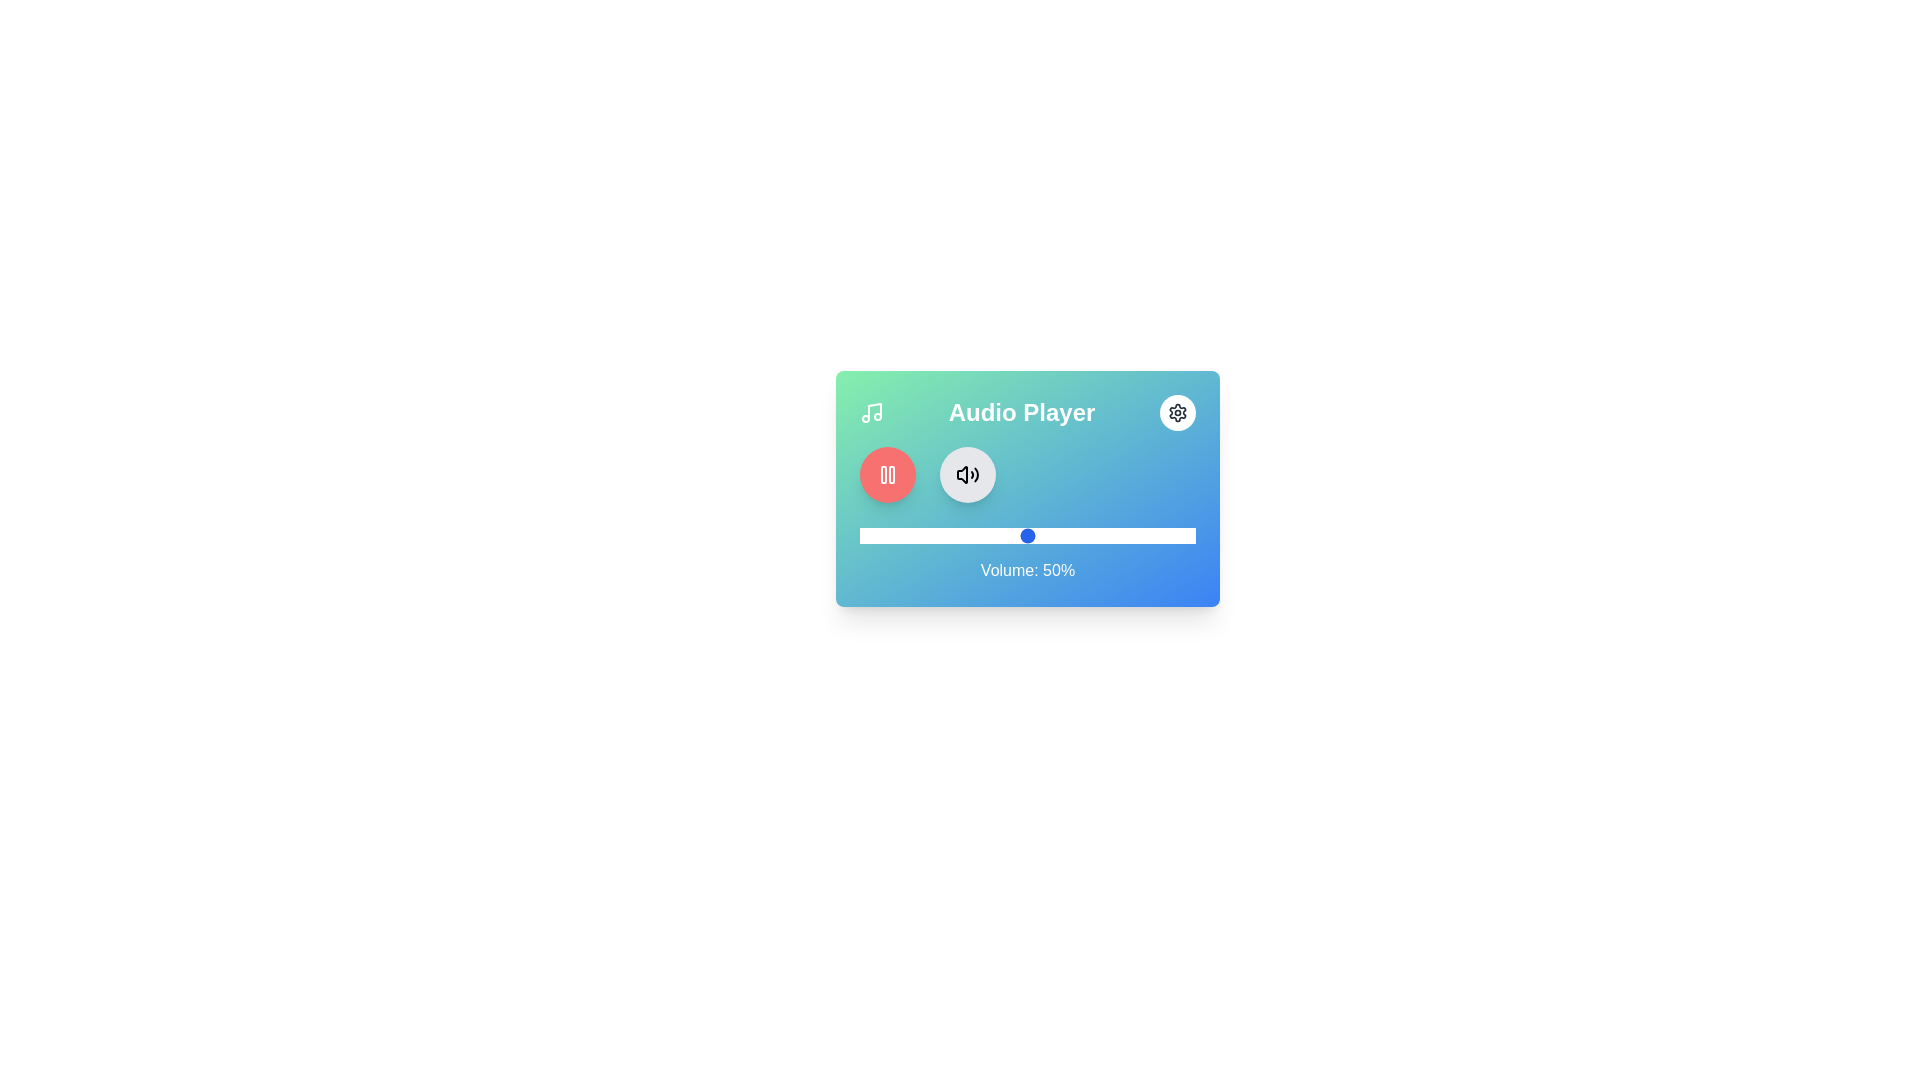  What do you see at coordinates (1177, 411) in the screenshot?
I see `the cog-shaped settings icon located in the top-right corner of the audio player interface` at bounding box center [1177, 411].